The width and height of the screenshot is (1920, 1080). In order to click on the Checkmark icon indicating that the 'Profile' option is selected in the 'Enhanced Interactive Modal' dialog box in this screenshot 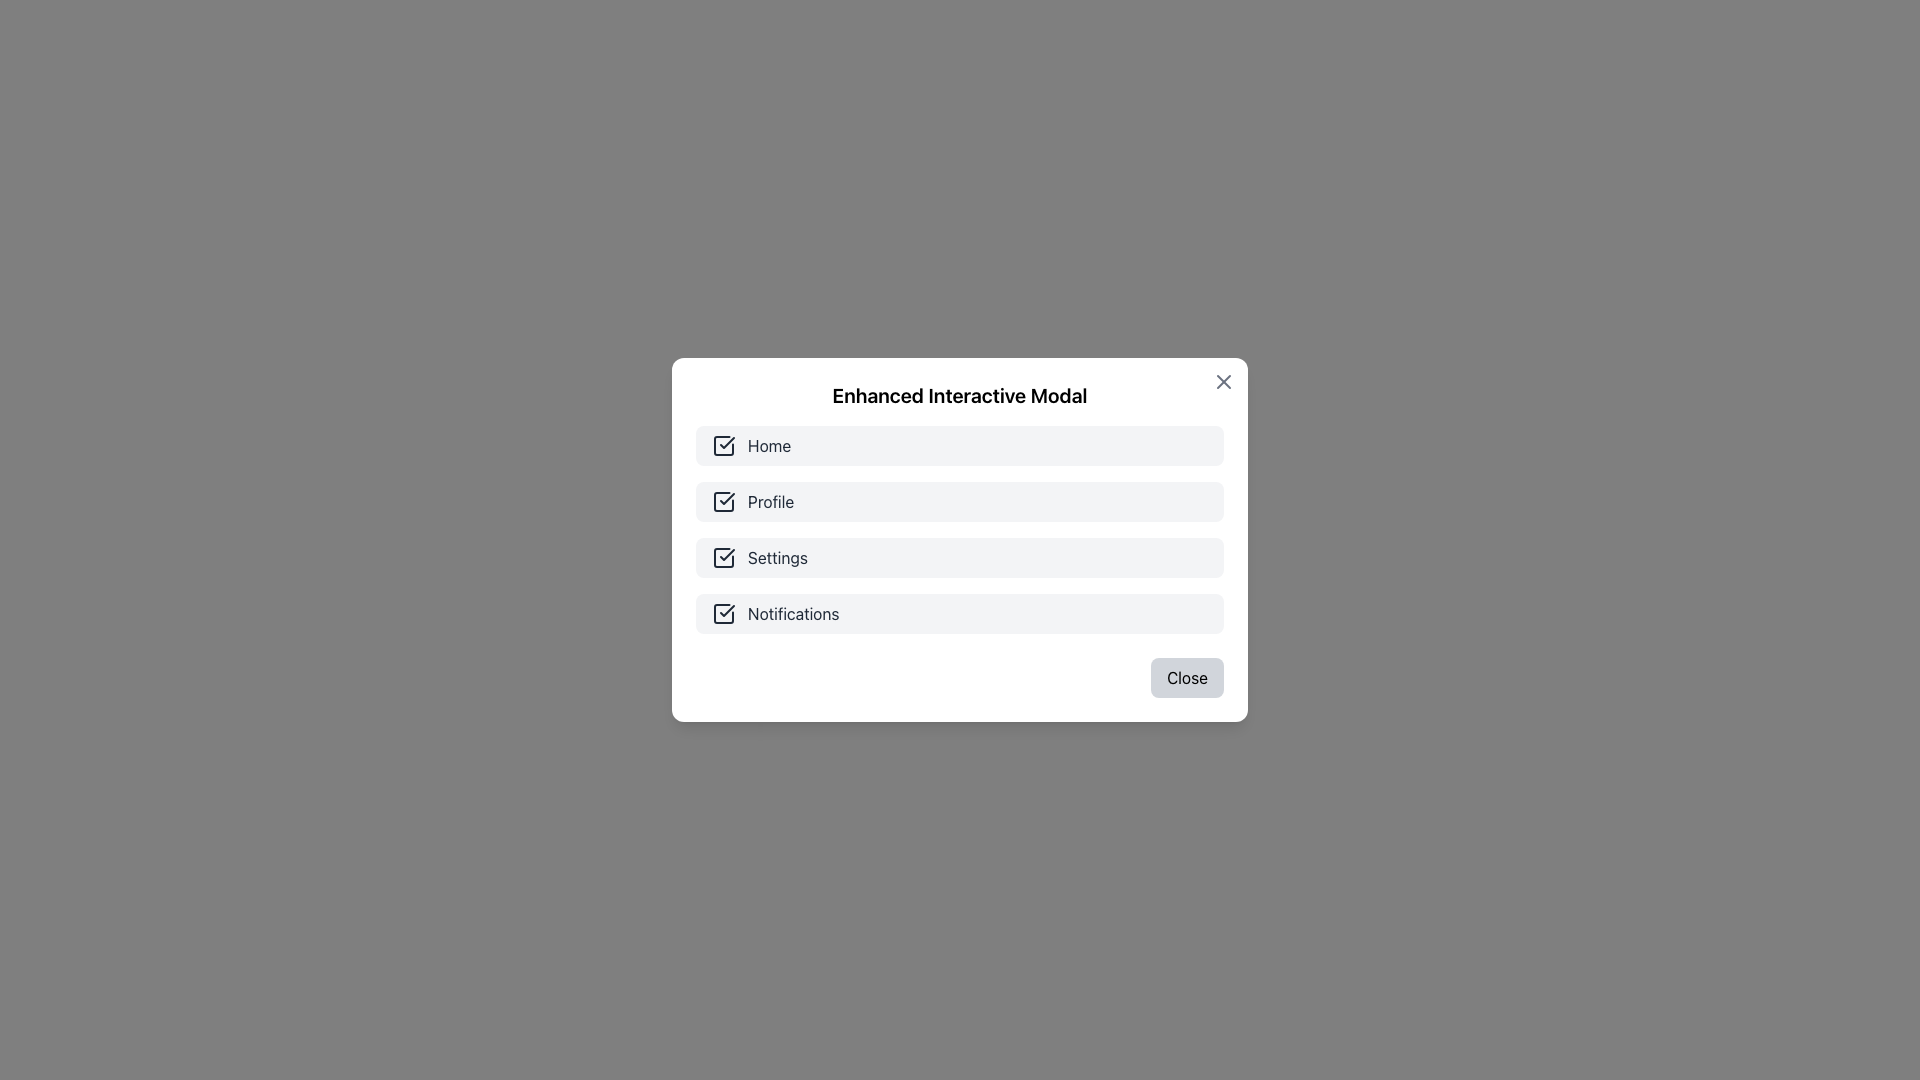, I will do `click(726, 497)`.